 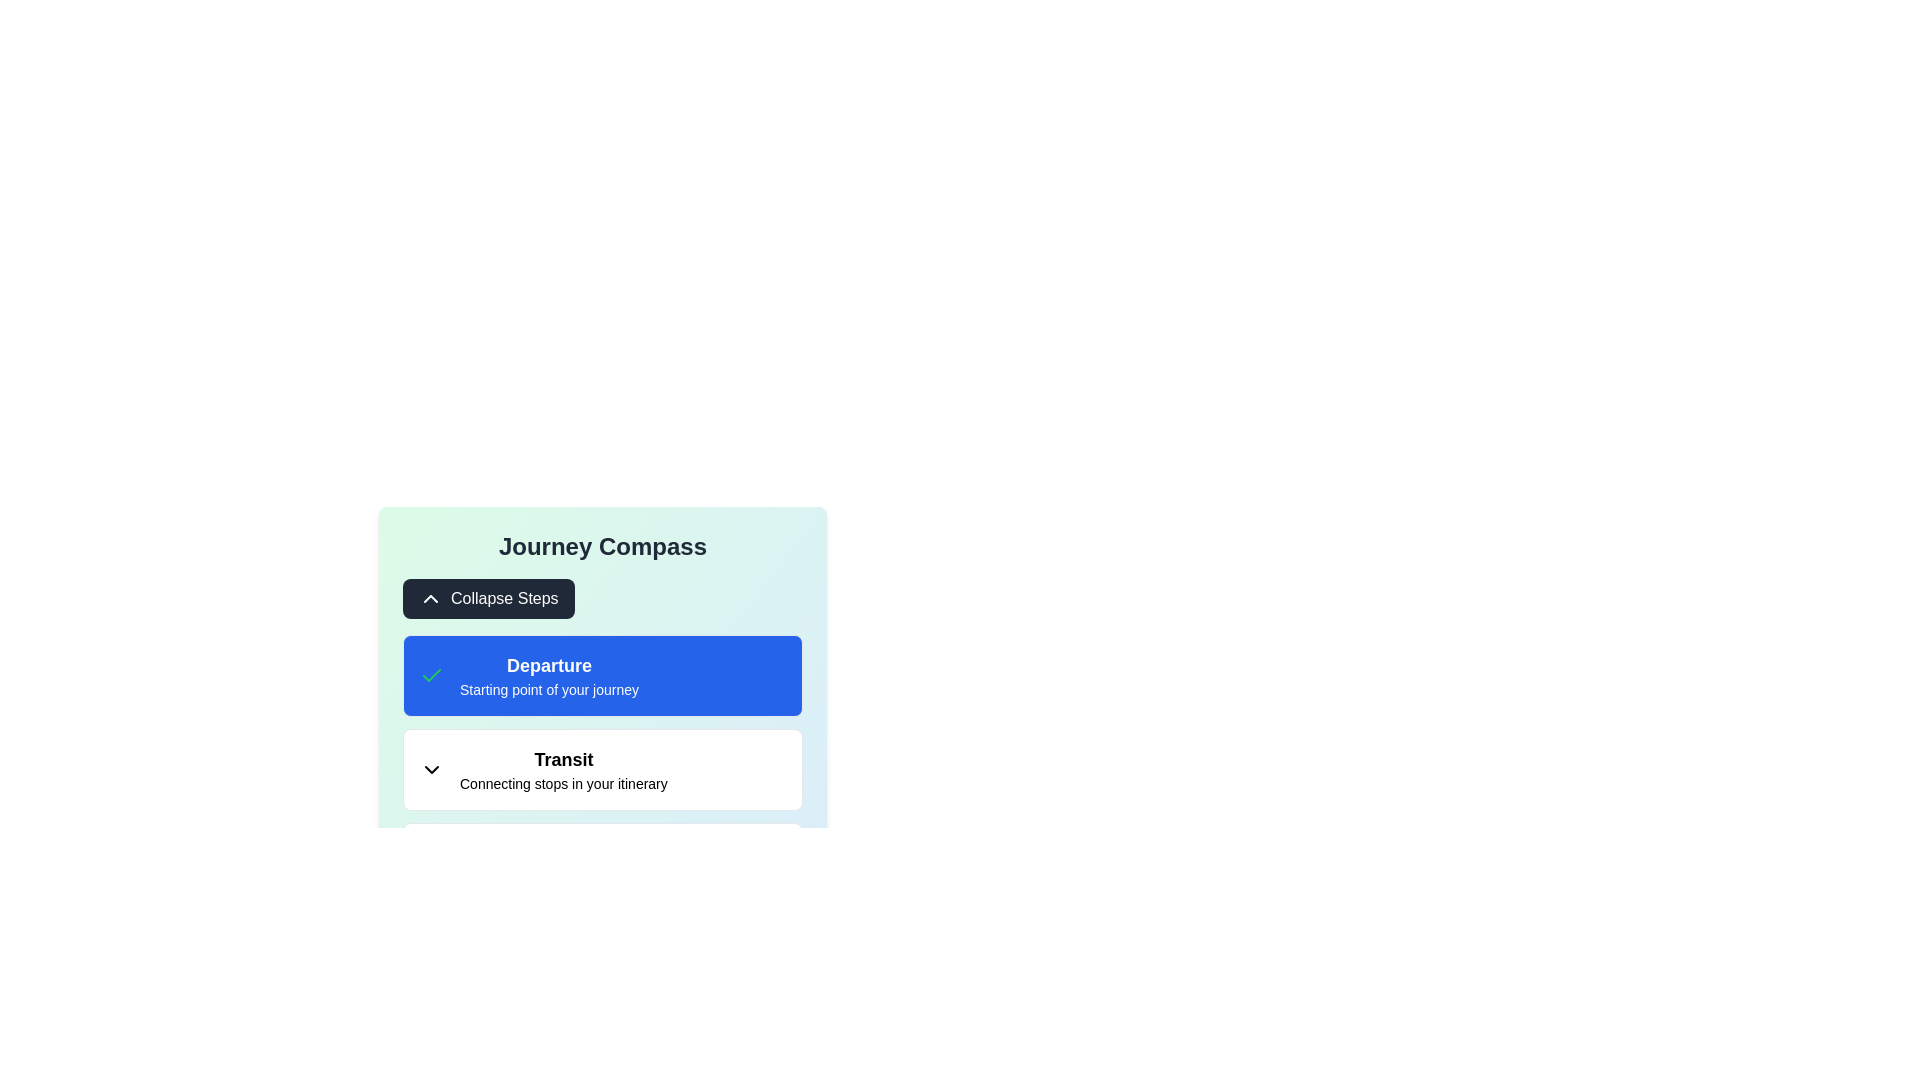 I want to click on the 'Transit' text label, which is displayed in bold font and aligned to the center above the subtitle, located within the 'Departure' card in the step-by-step journey interface, so click(x=562, y=769).